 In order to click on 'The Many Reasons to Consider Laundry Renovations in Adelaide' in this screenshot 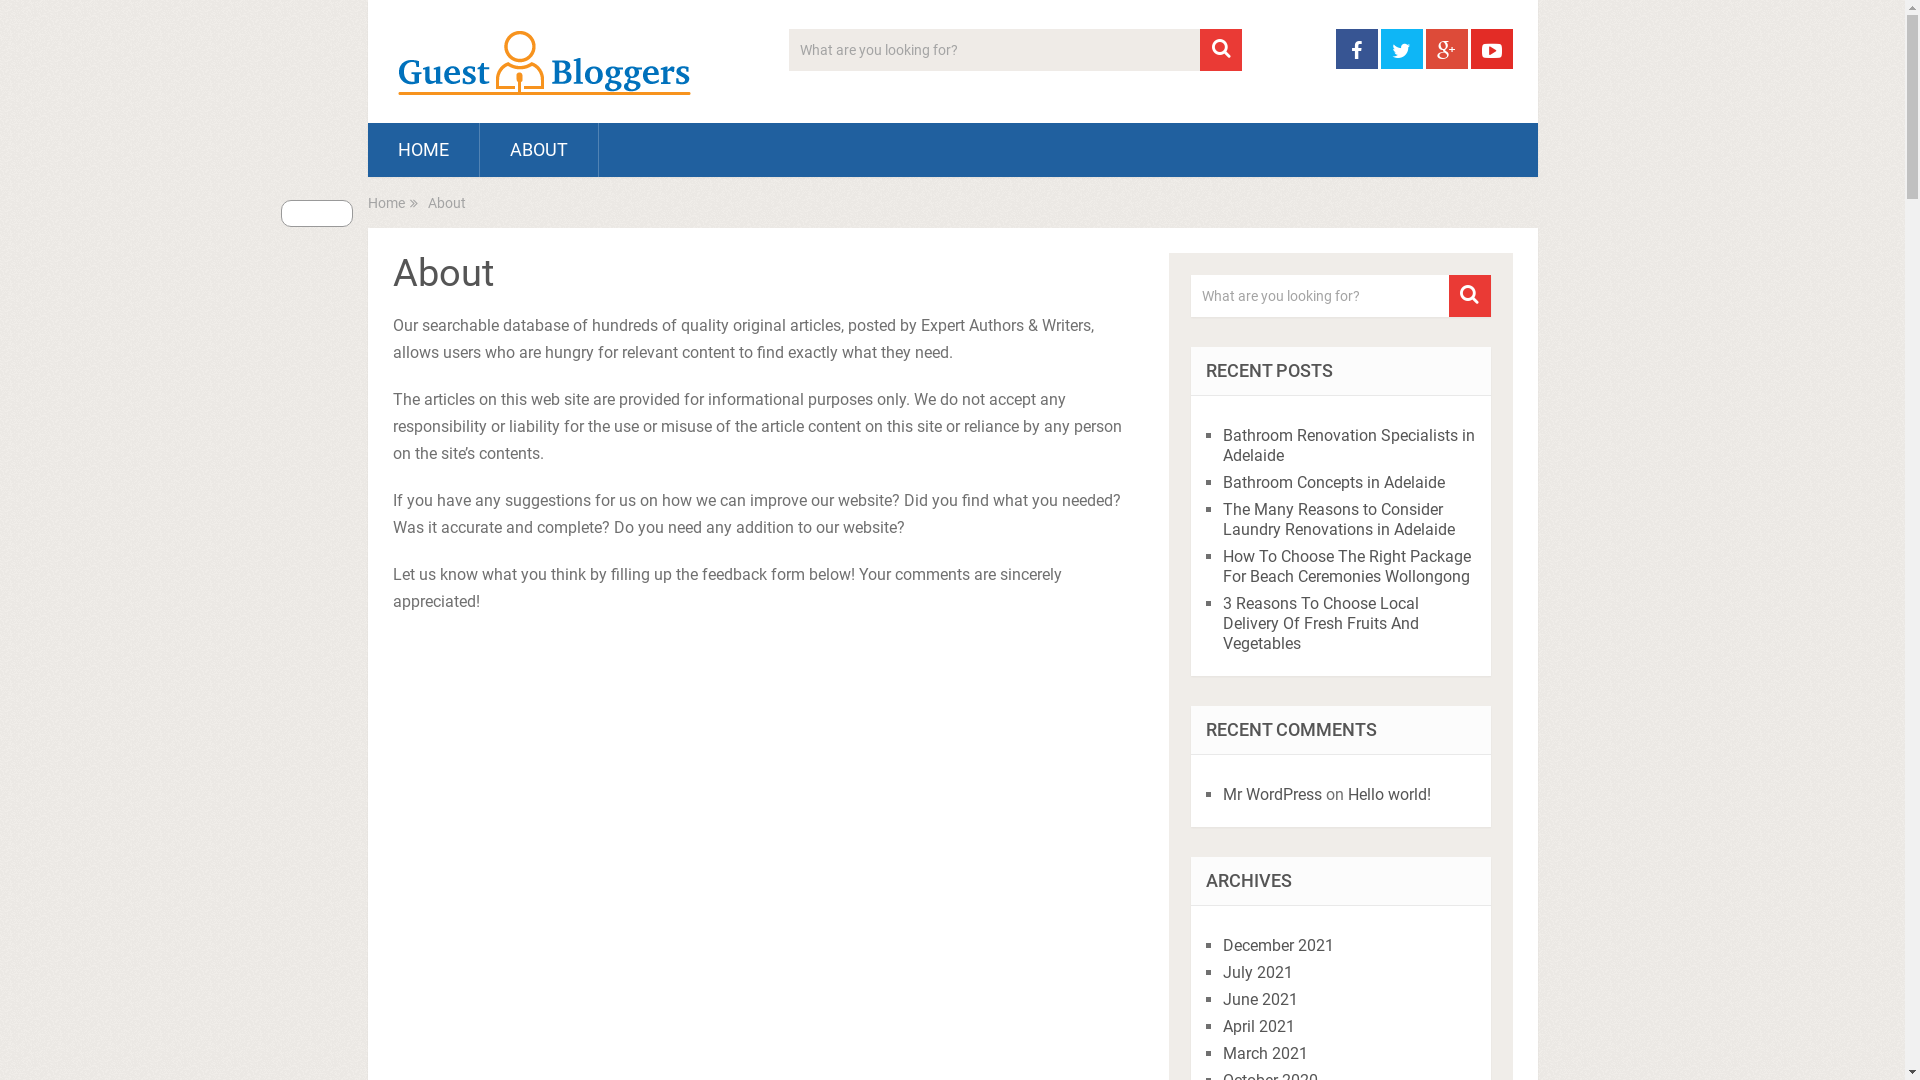, I will do `click(1339, 518)`.